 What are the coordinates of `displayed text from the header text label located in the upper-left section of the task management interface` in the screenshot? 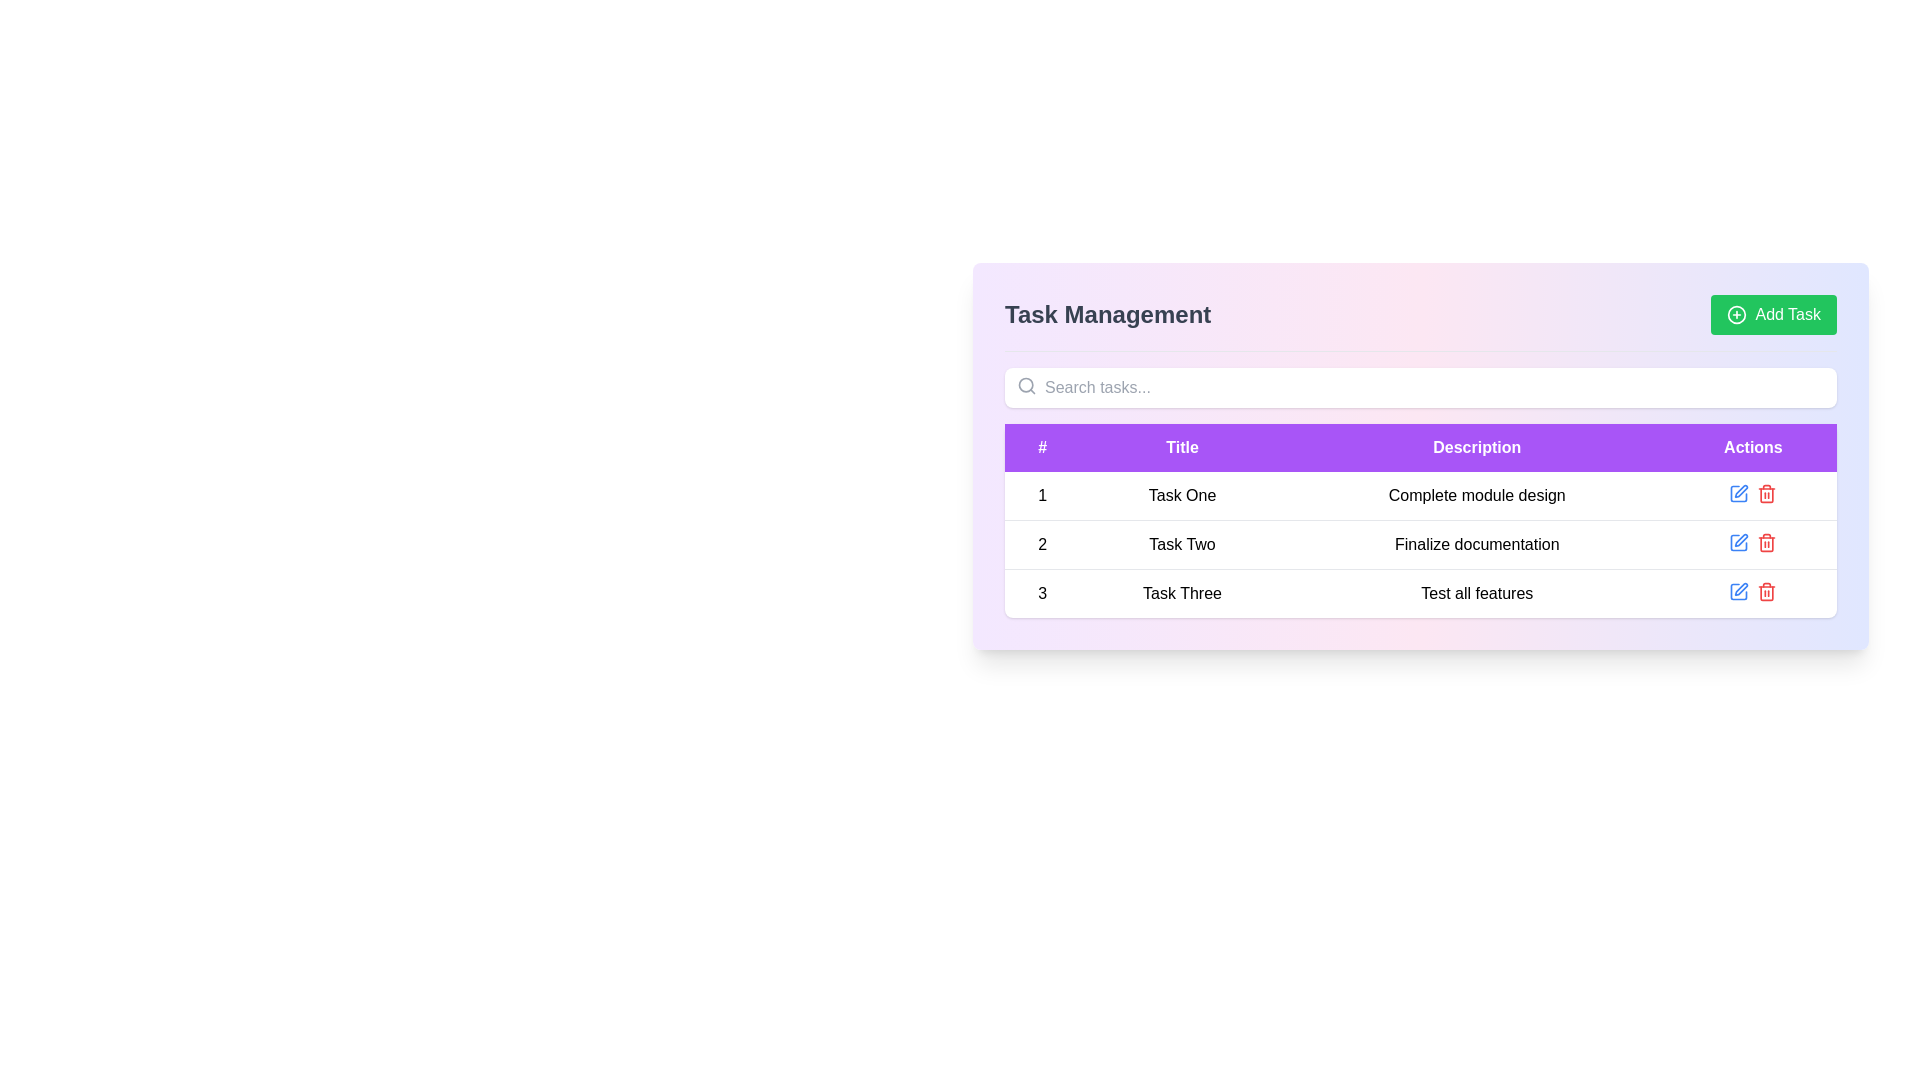 It's located at (1107, 315).